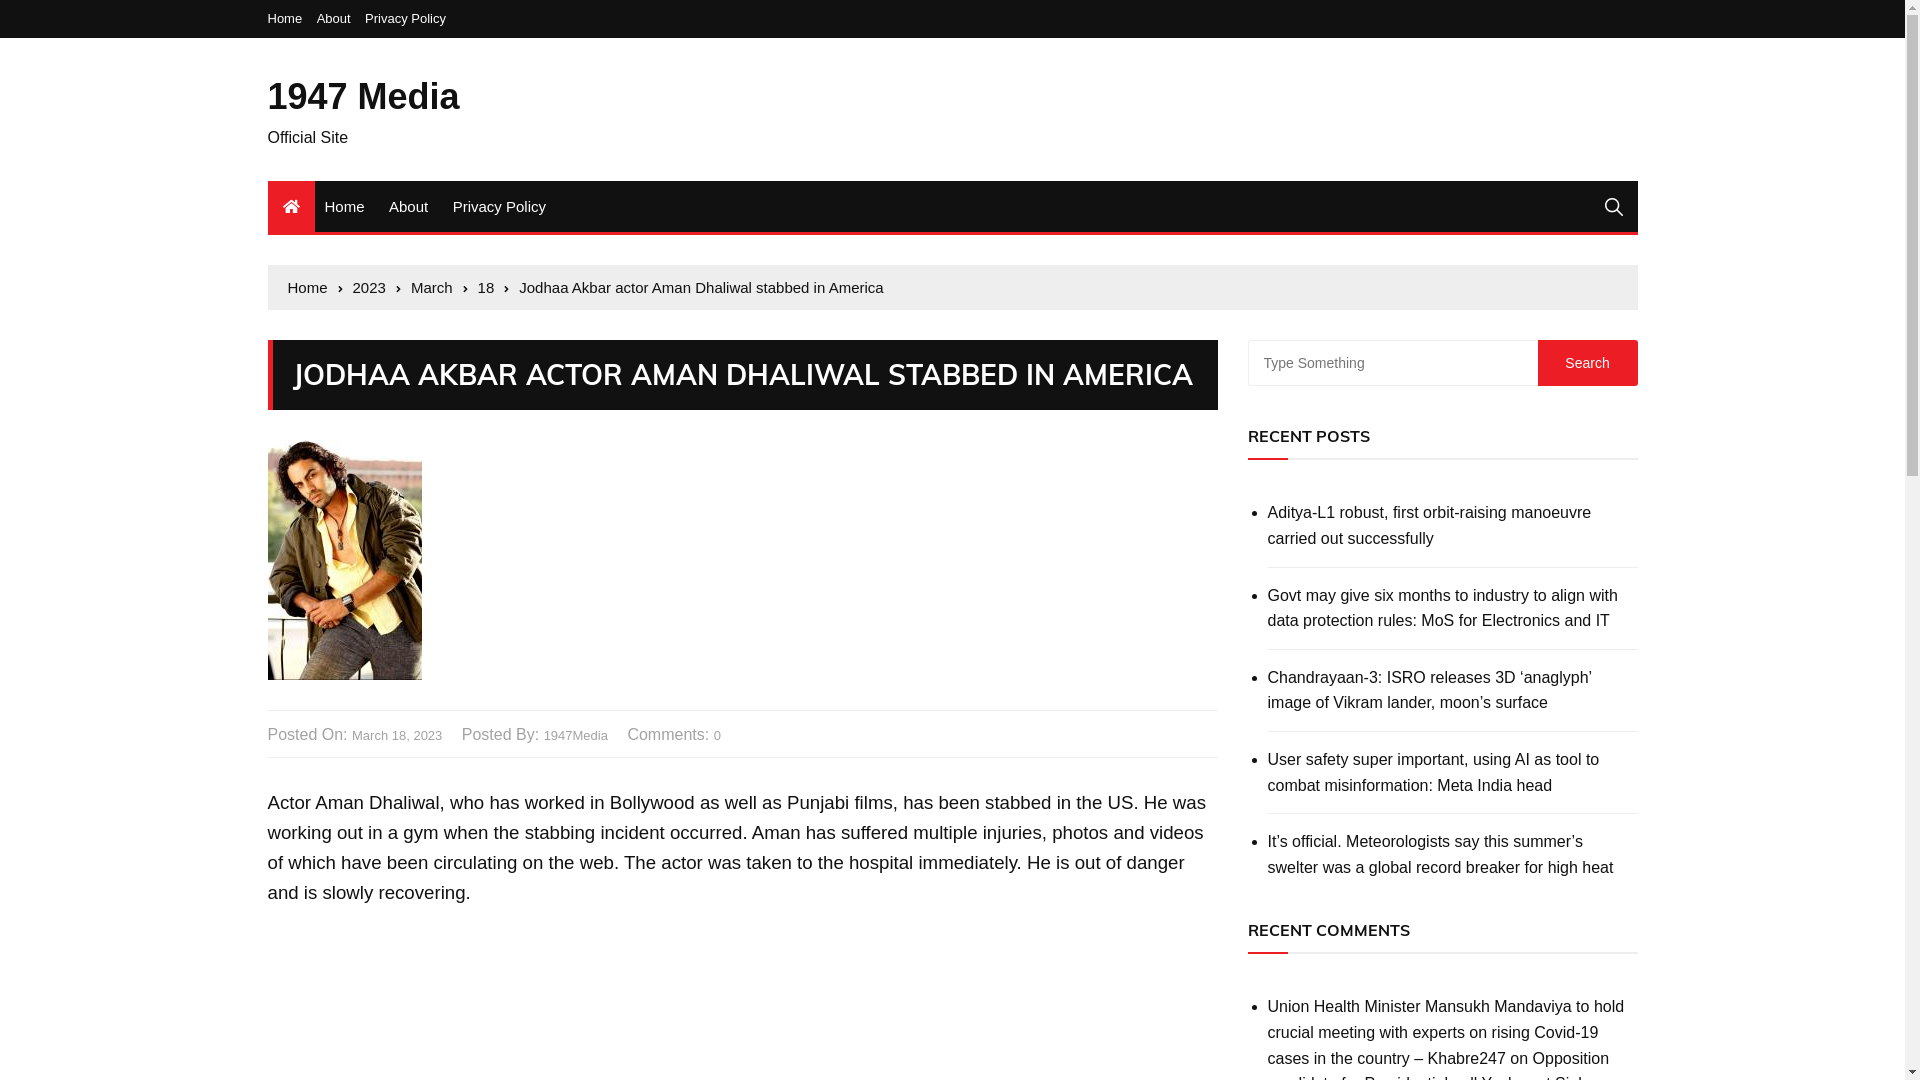  Describe the element at coordinates (377, 288) in the screenshot. I see `'2023'` at that location.